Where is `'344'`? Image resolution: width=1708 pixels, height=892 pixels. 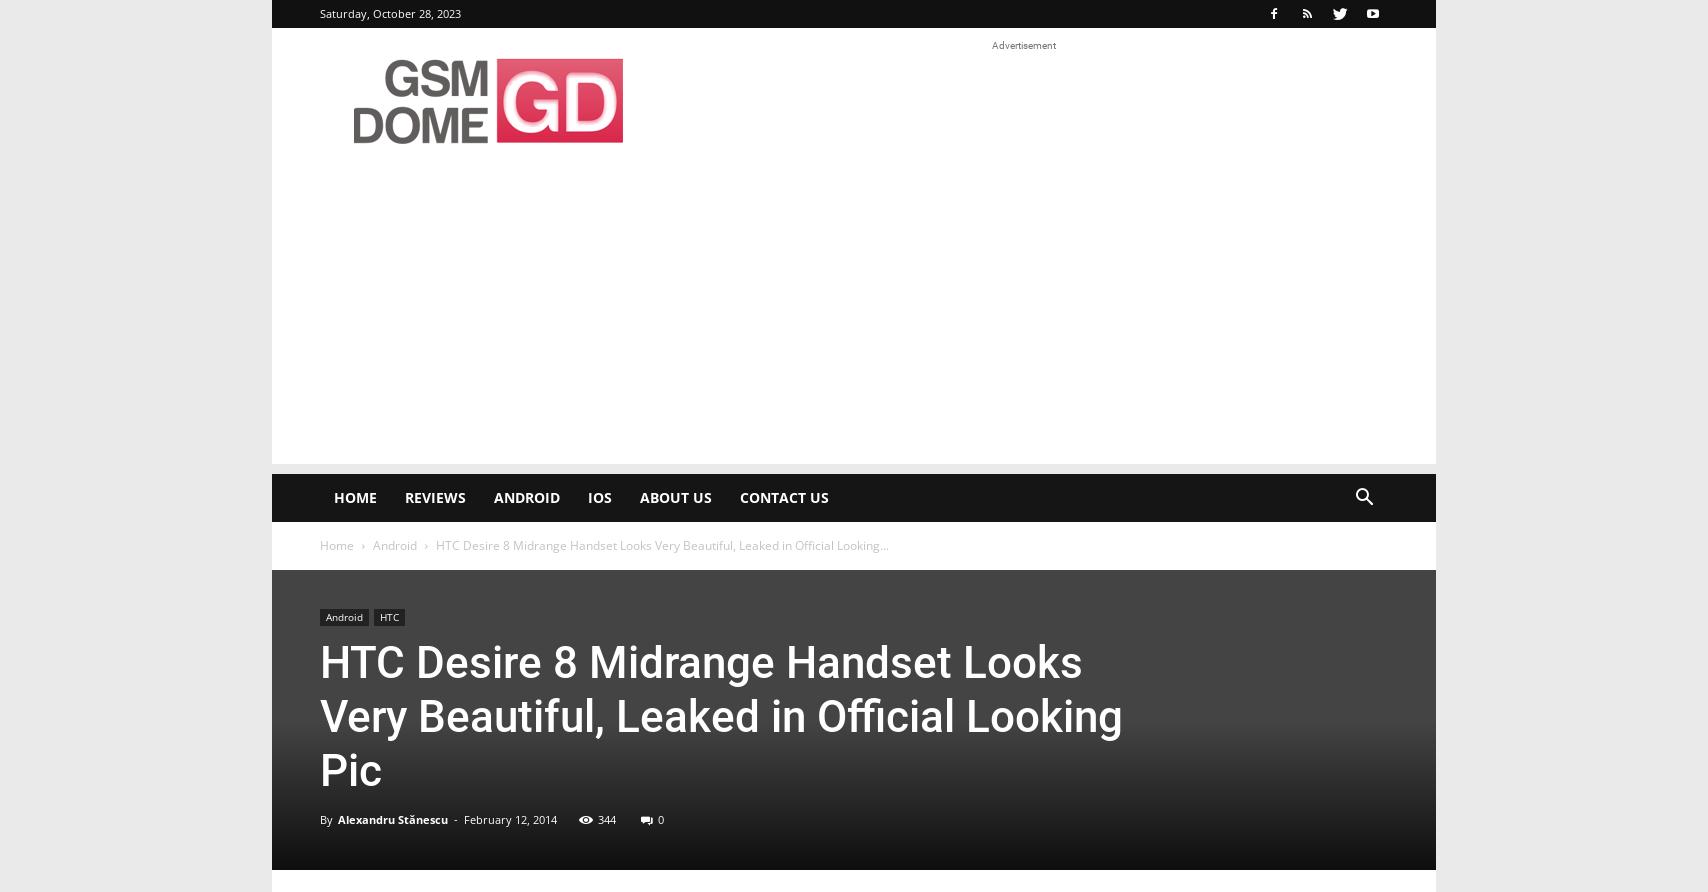
'344' is located at coordinates (607, 818).